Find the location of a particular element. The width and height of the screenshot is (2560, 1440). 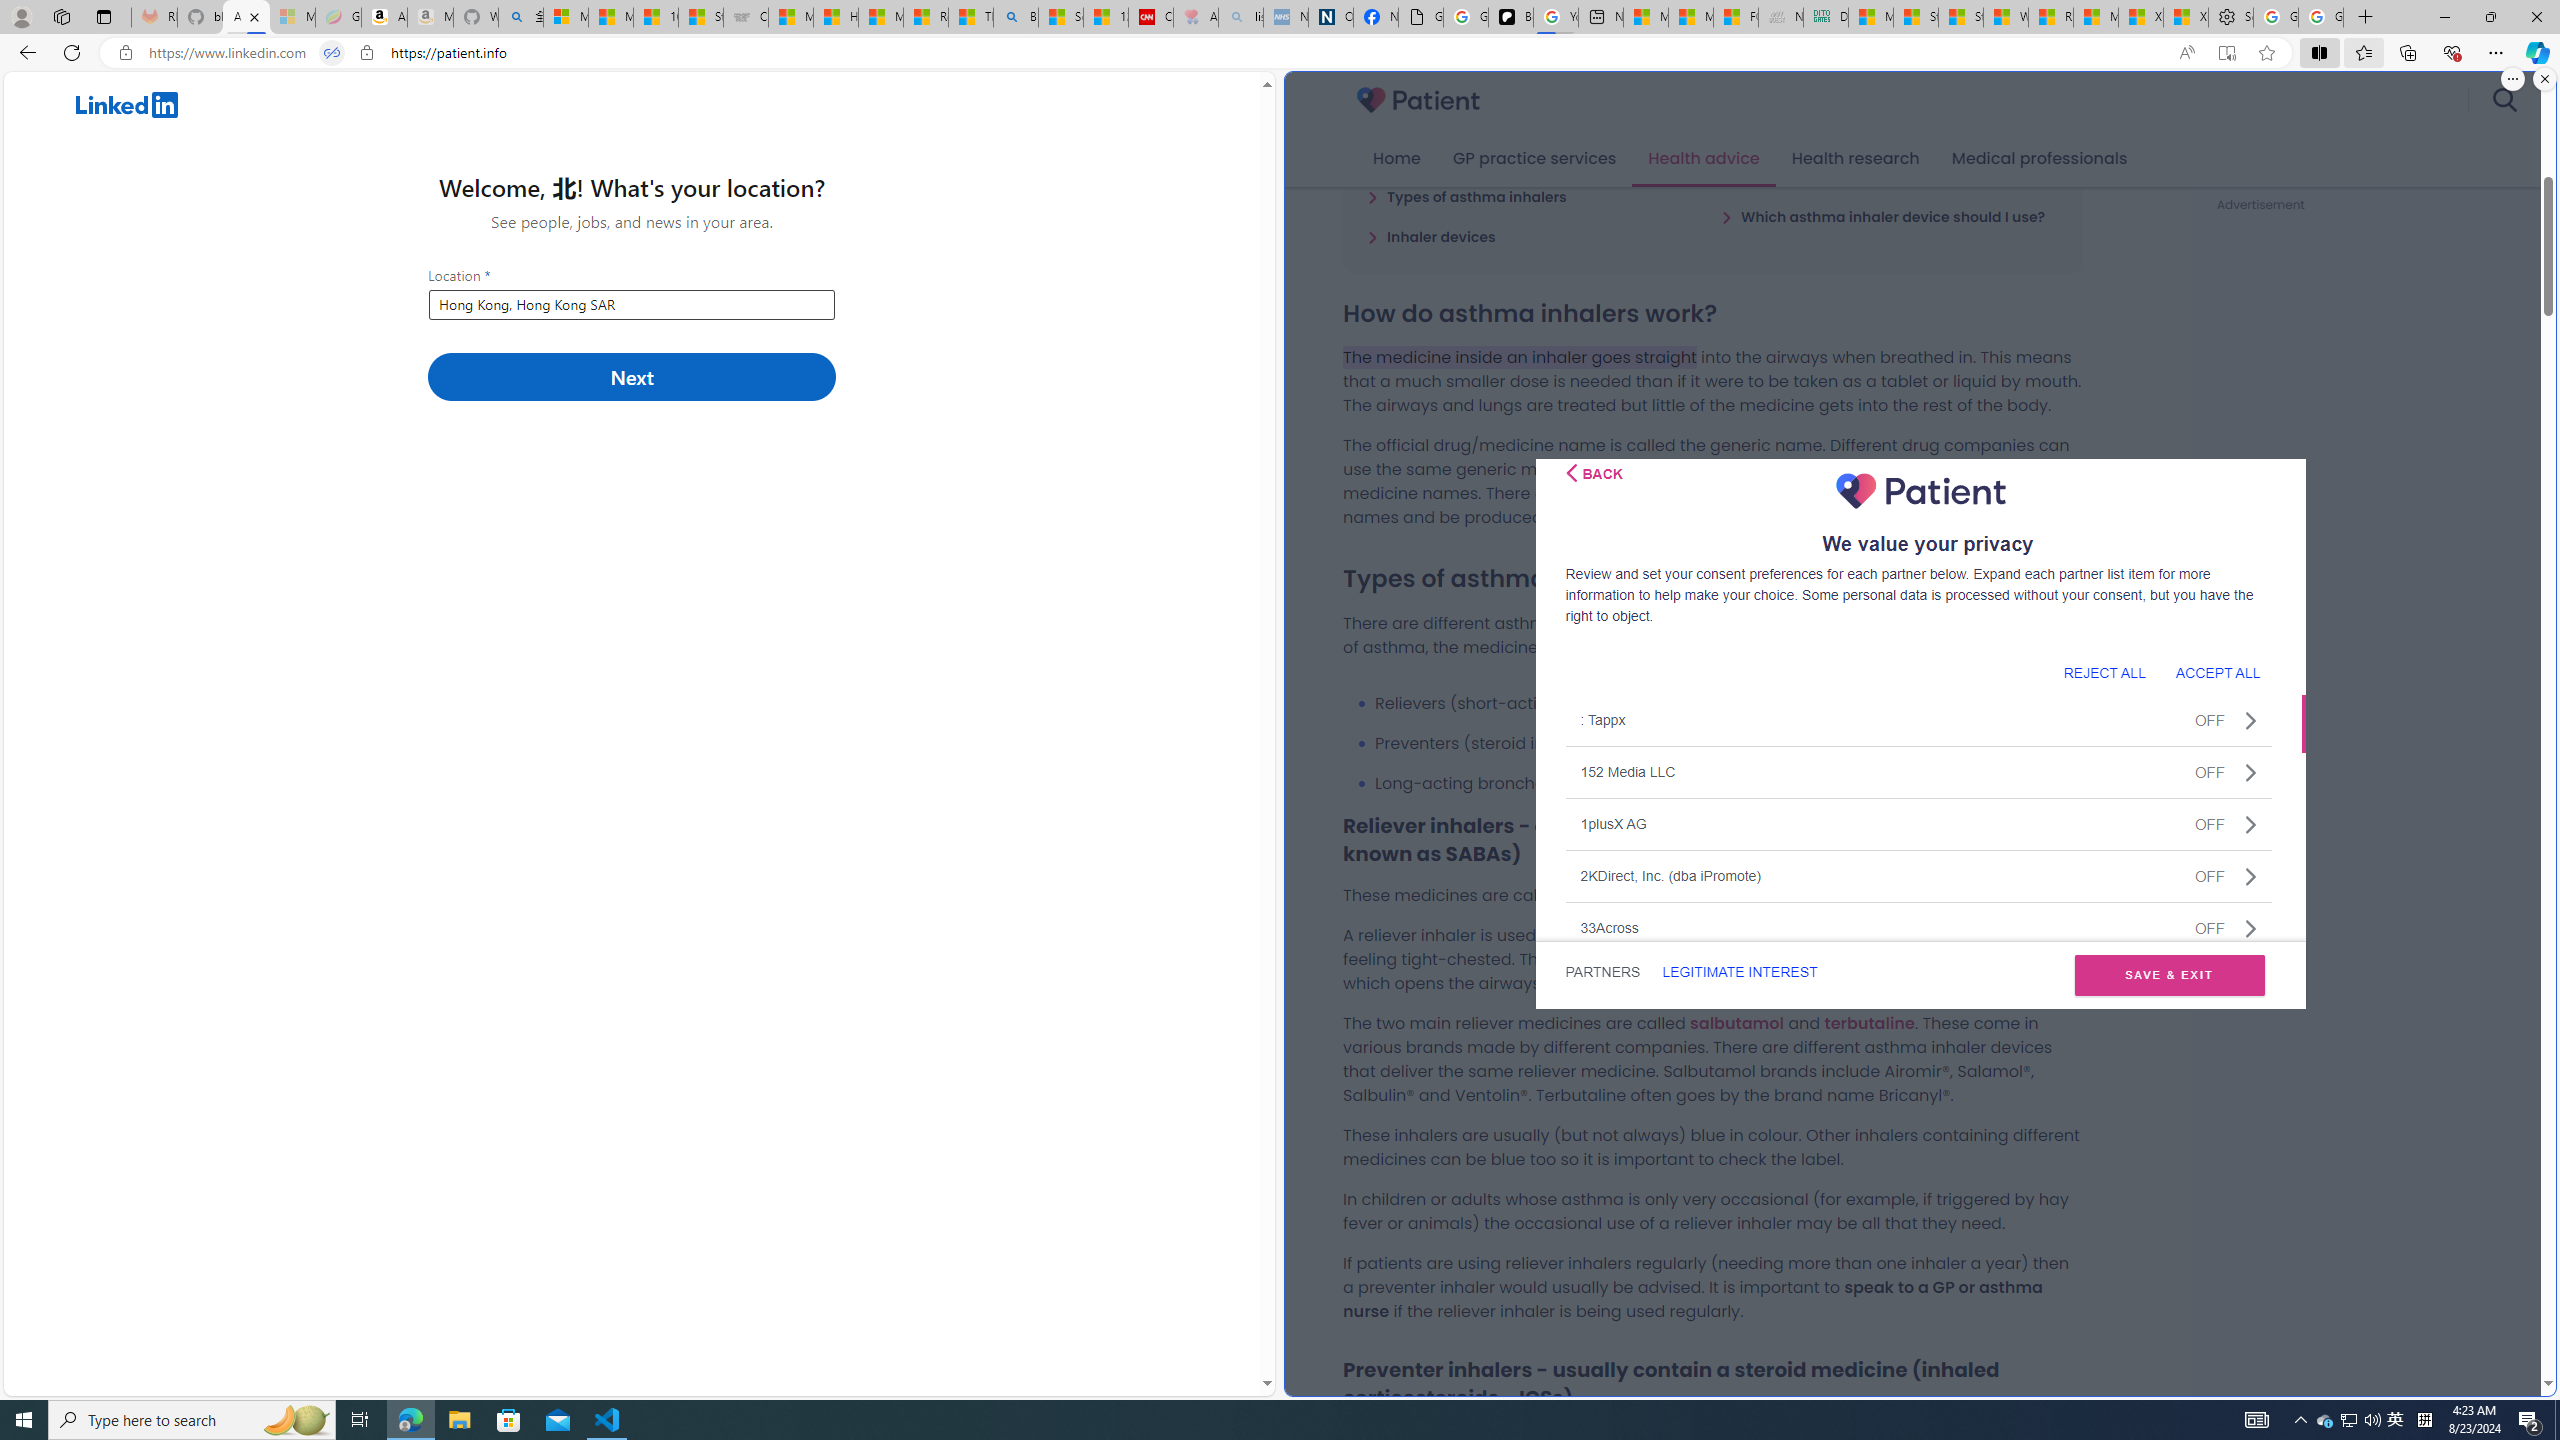

'Close split screen.' is located at coordinates (2543, 78).